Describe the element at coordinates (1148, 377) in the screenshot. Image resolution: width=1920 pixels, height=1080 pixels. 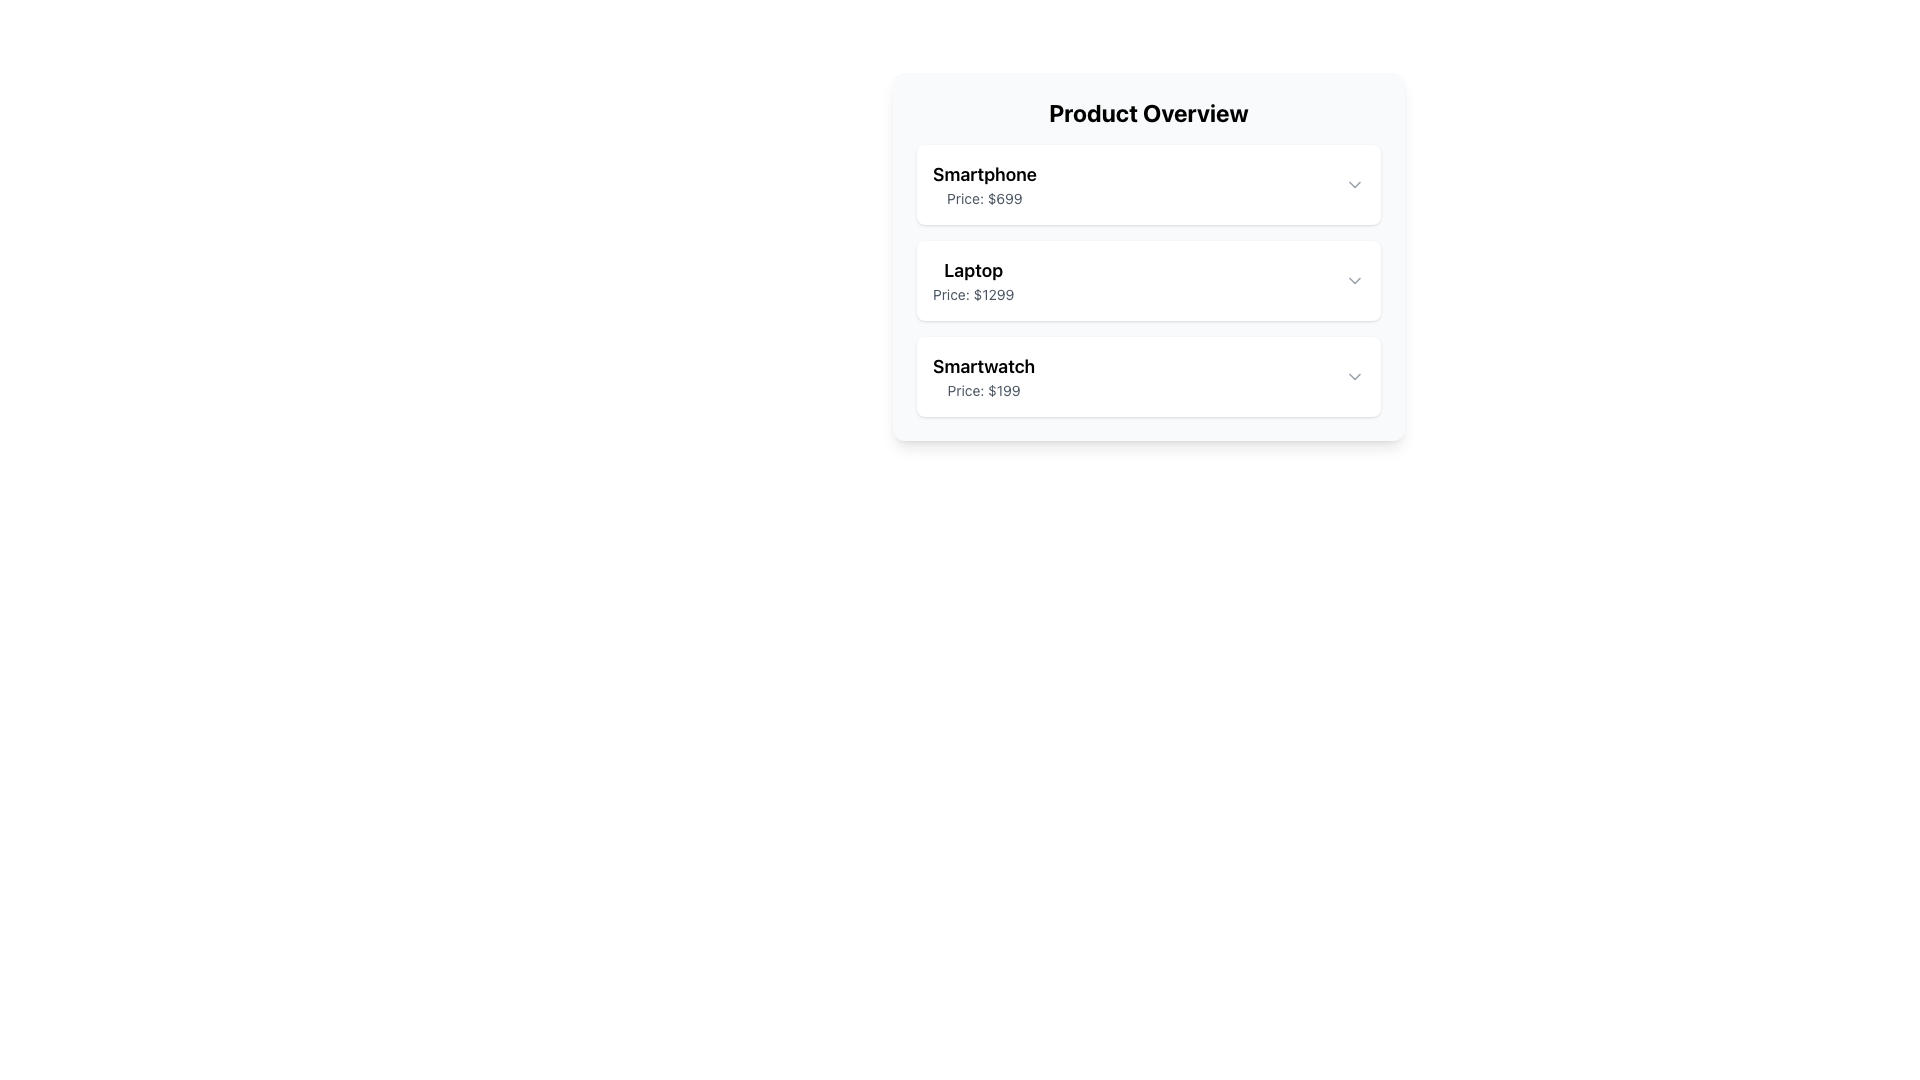
I see `the third product card containing the 'Smartwatch' details` at that location.